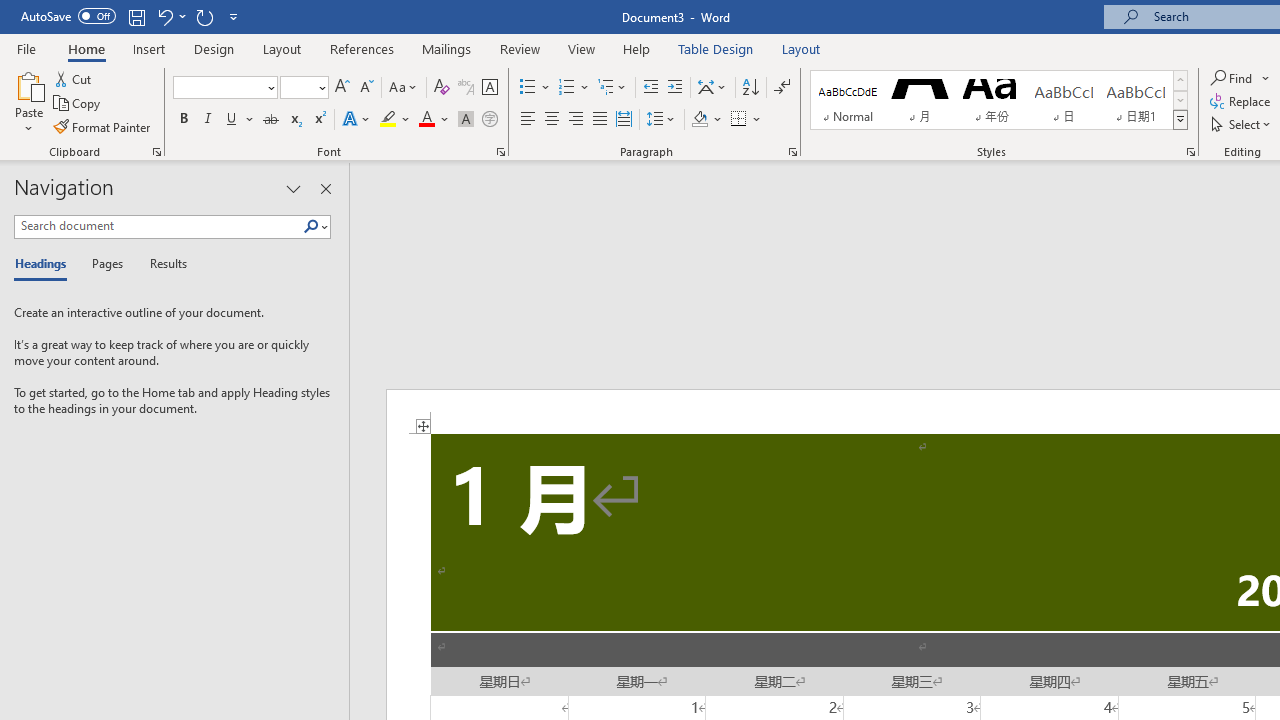 The height and width of the screenshot is (720, 1280). What do you see at coordinates (781, 86) in the screenshot?
I see `'Show/Hide Editing Marks'` at bounding box center [781, 86].